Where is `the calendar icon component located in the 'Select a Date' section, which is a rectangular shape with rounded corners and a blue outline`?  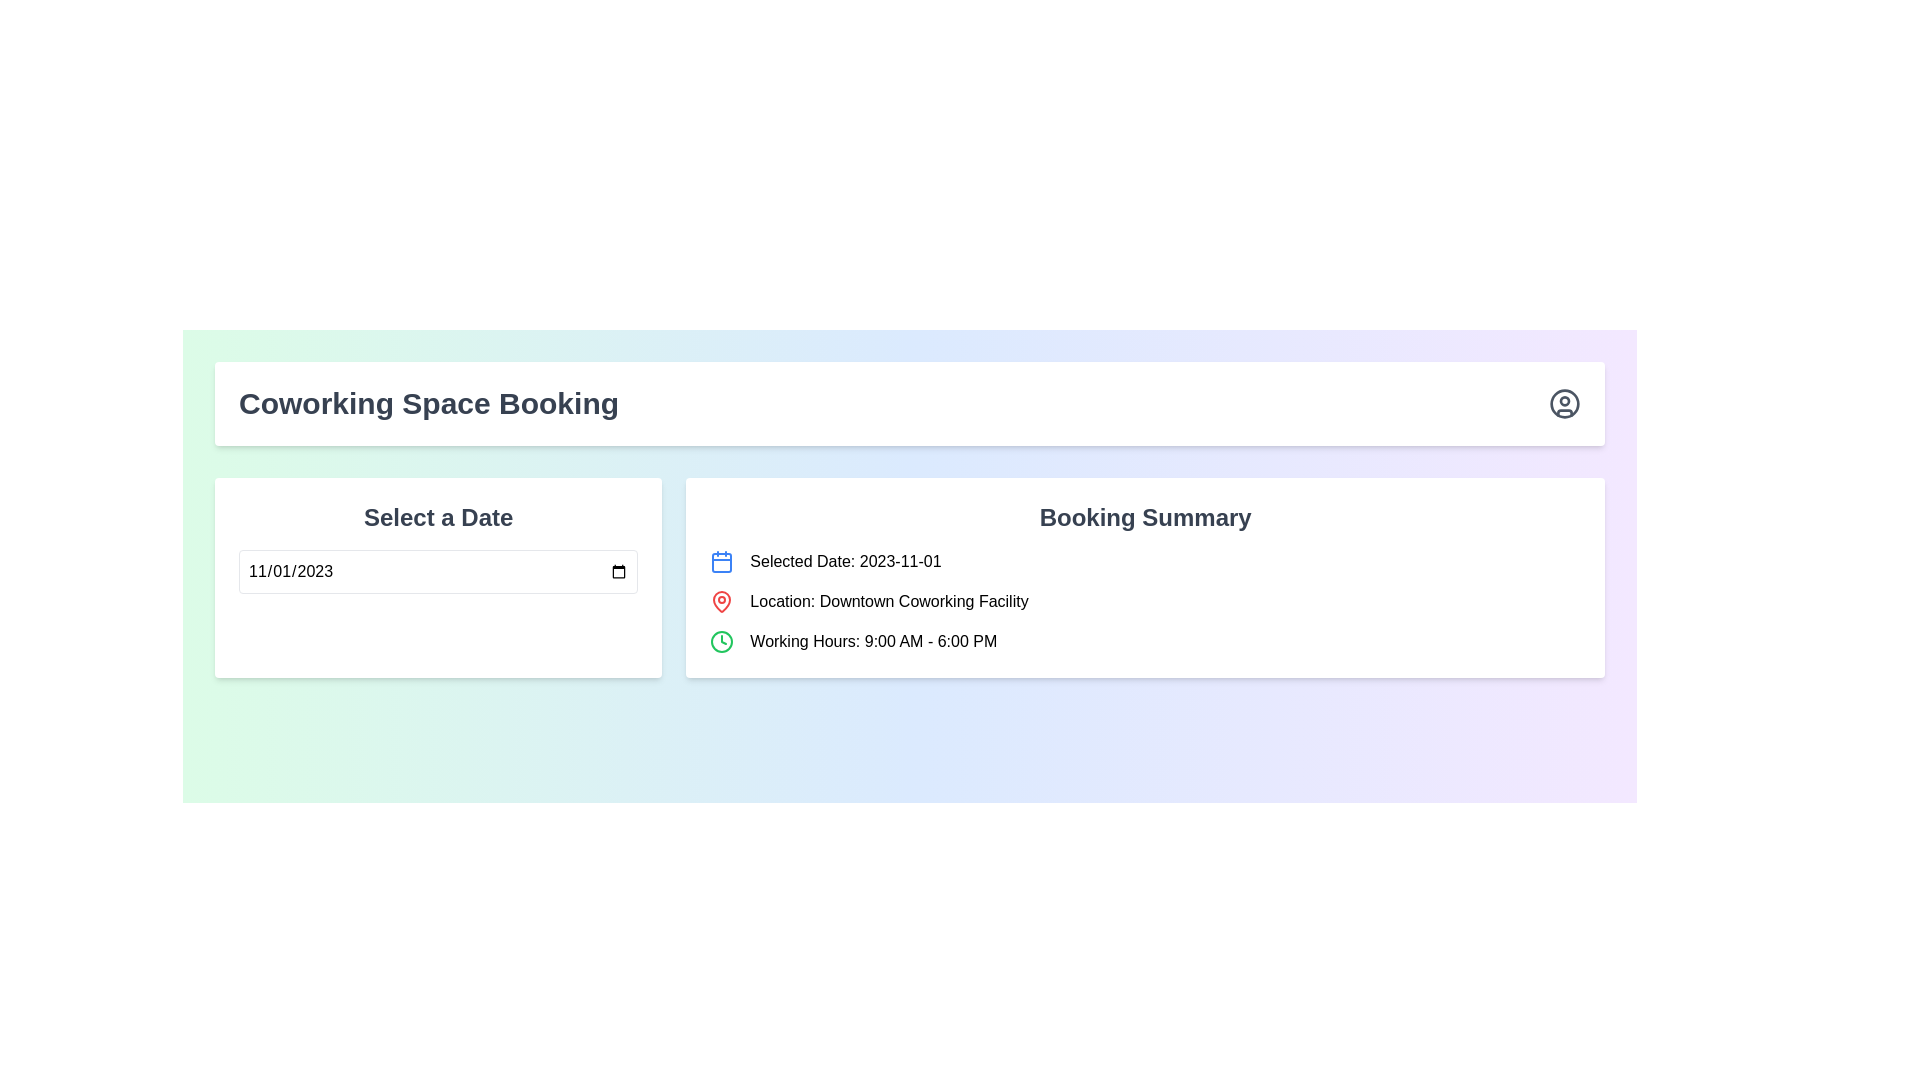 the calendar icon component located in the 'Select a Date' section, which is a rectangular shape with rounded corners and a blue outline is located at coordinates (721, 563).